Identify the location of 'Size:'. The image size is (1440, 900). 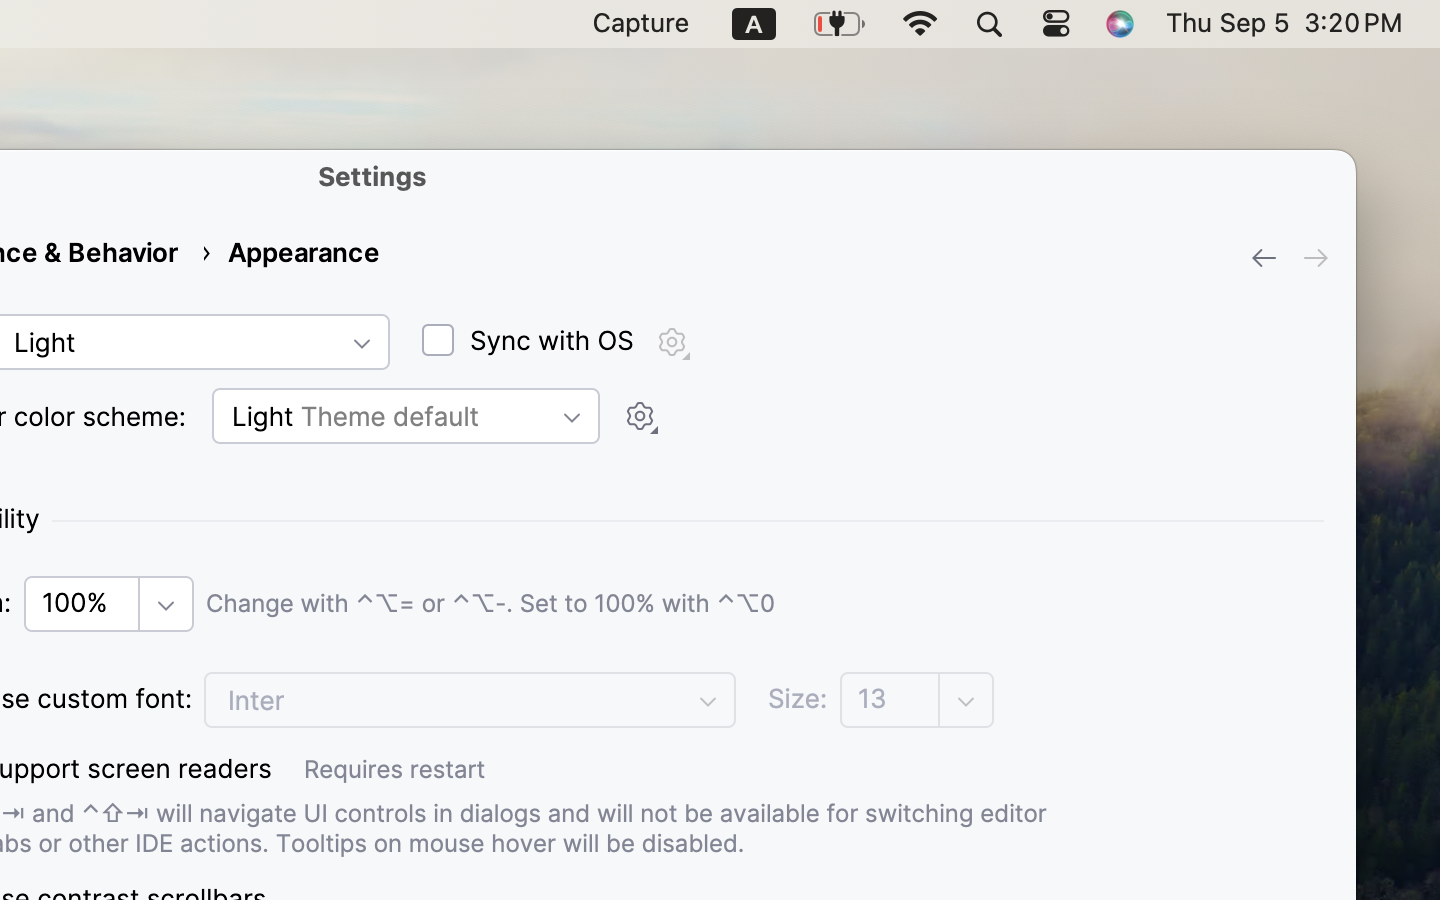
(798, 698).